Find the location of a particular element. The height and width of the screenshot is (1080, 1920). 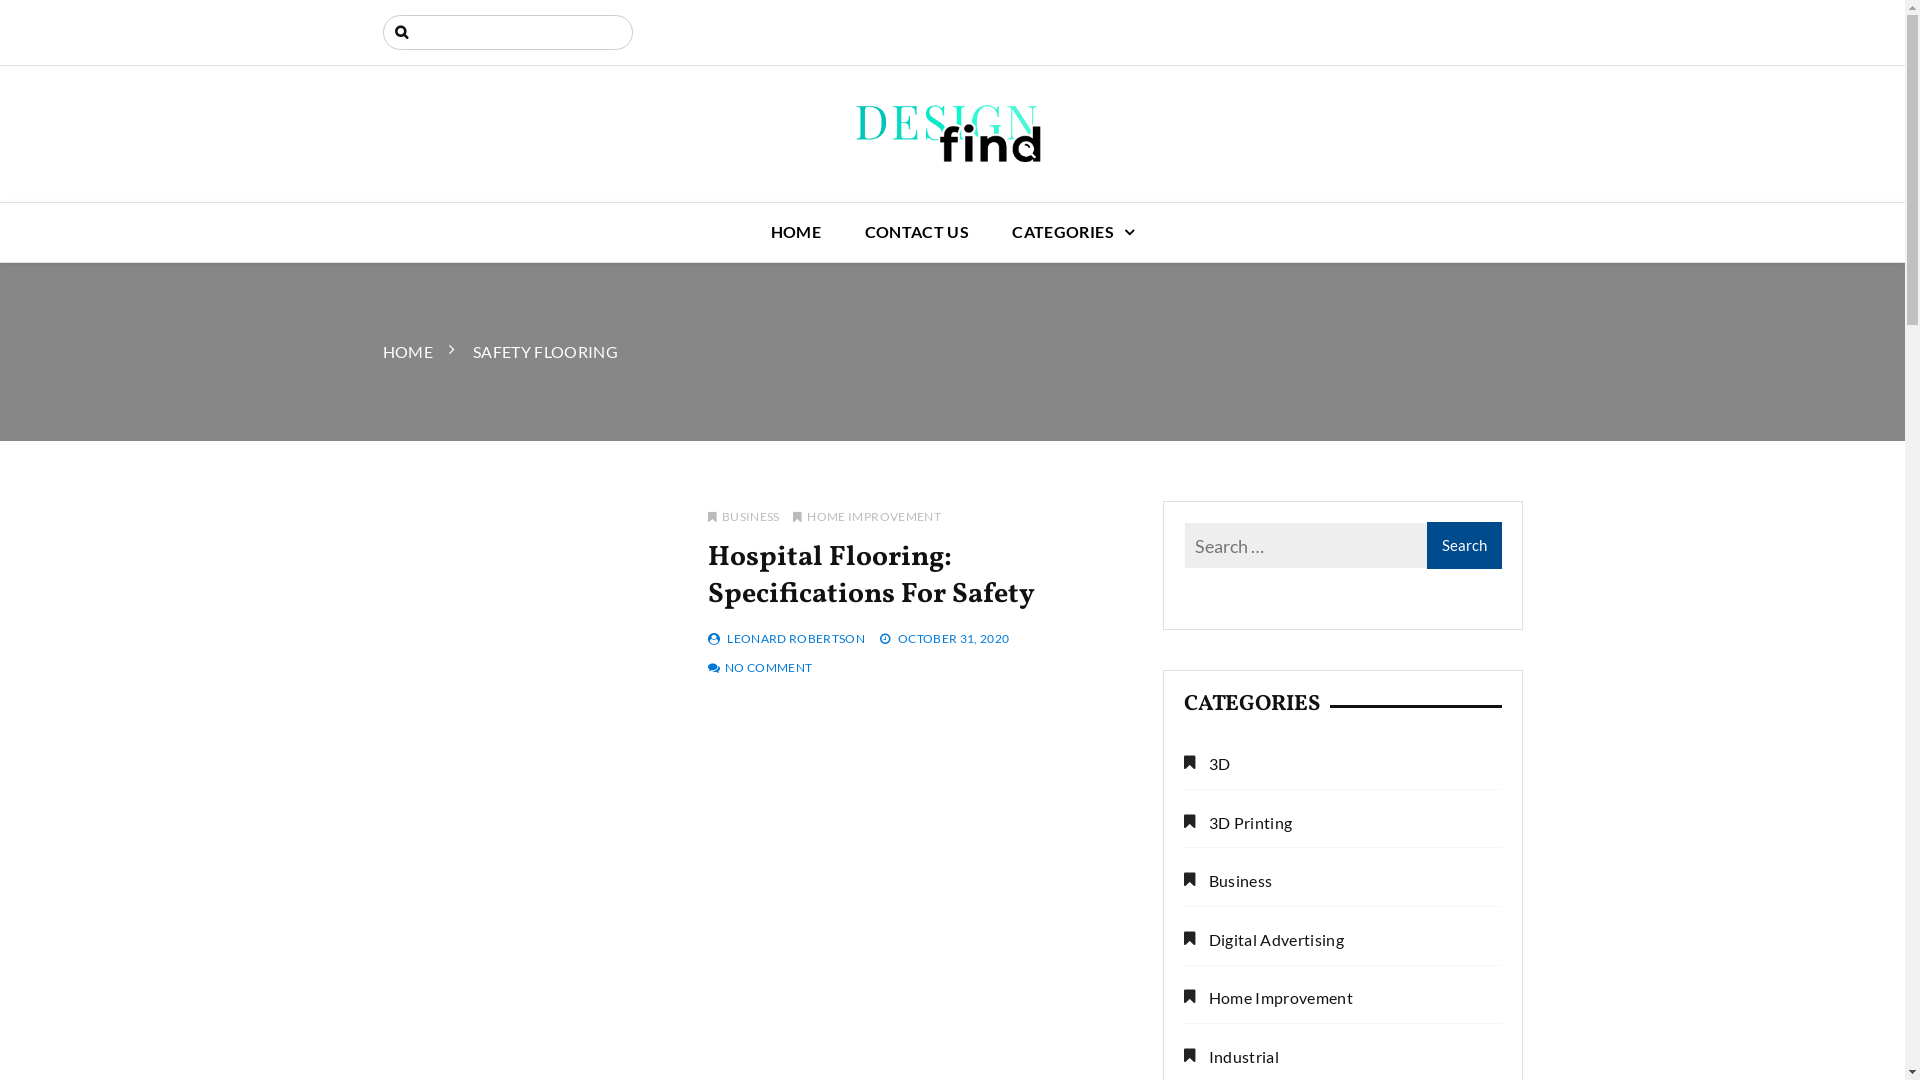

'Digital Advertising' is located at coordinates (1263, 940).